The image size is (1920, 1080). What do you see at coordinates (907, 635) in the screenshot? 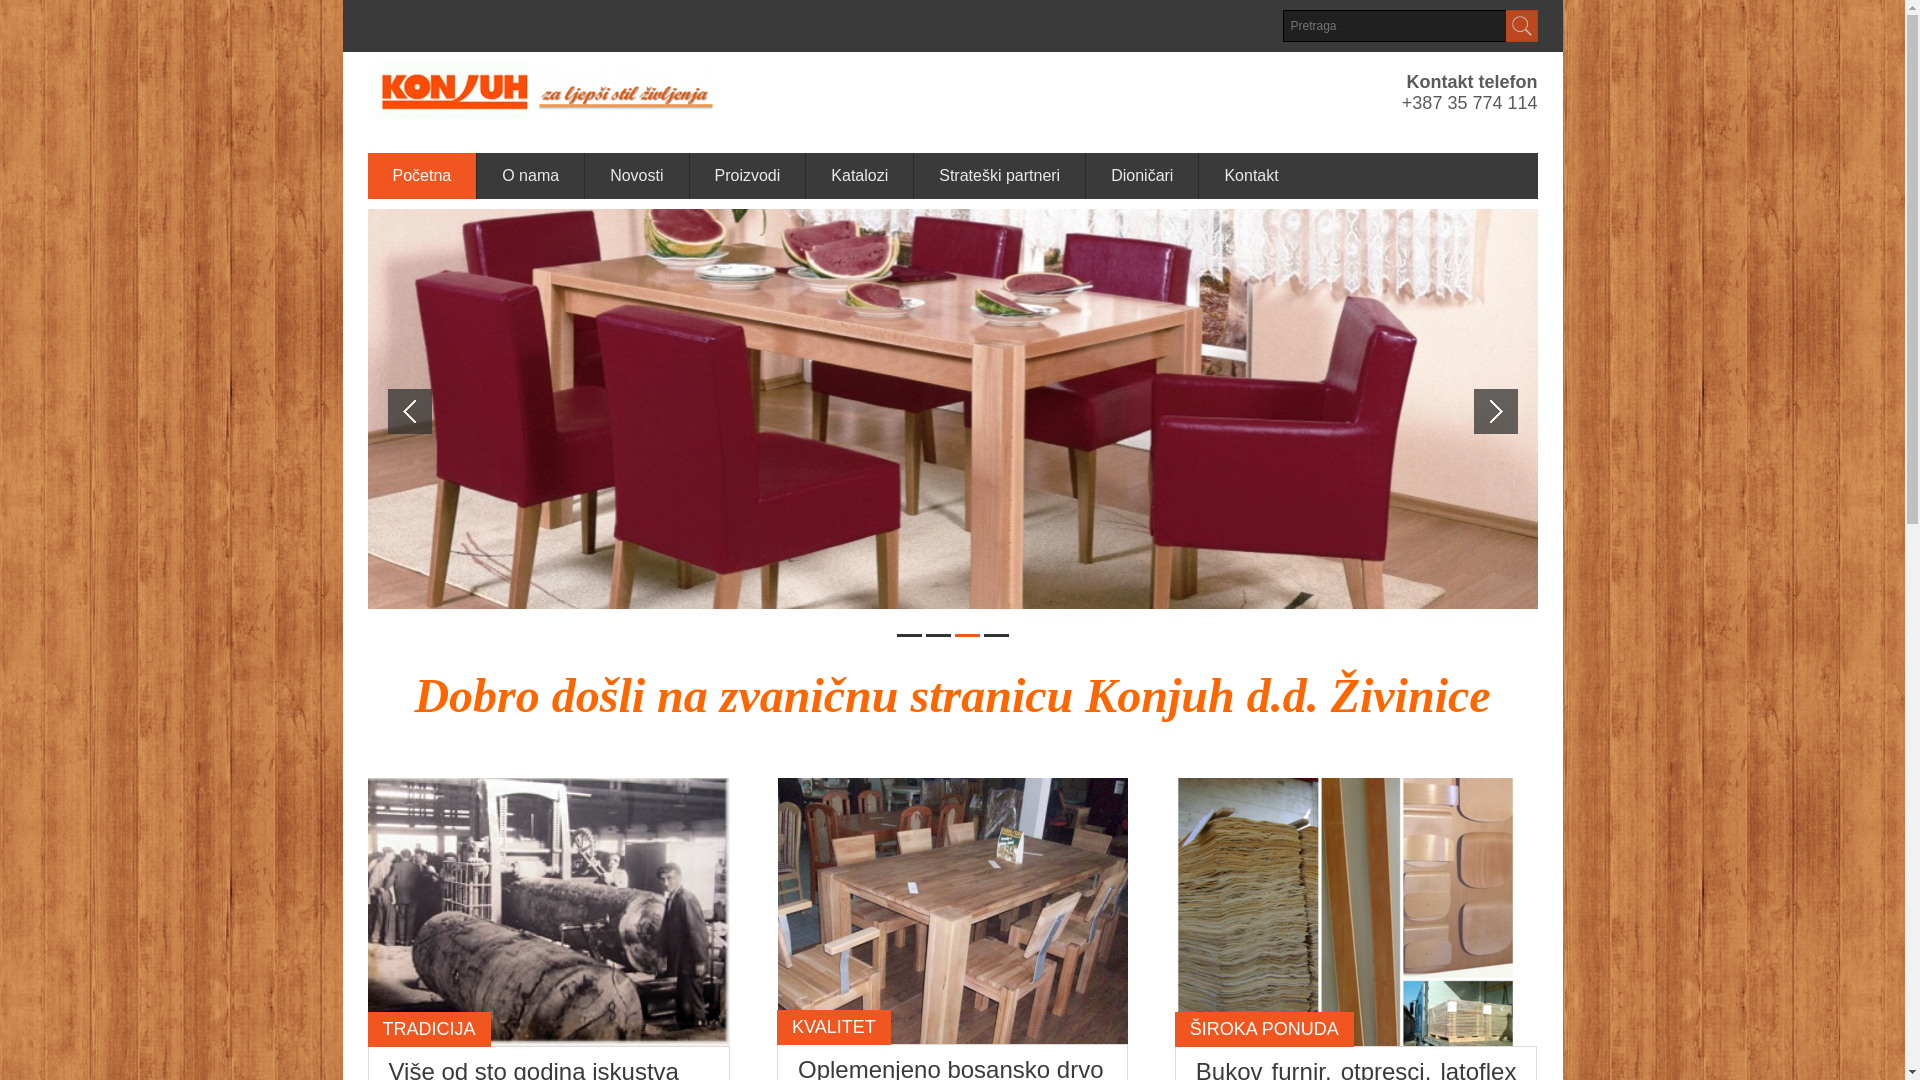
I see `'1'` at bounding box center [907, 635].